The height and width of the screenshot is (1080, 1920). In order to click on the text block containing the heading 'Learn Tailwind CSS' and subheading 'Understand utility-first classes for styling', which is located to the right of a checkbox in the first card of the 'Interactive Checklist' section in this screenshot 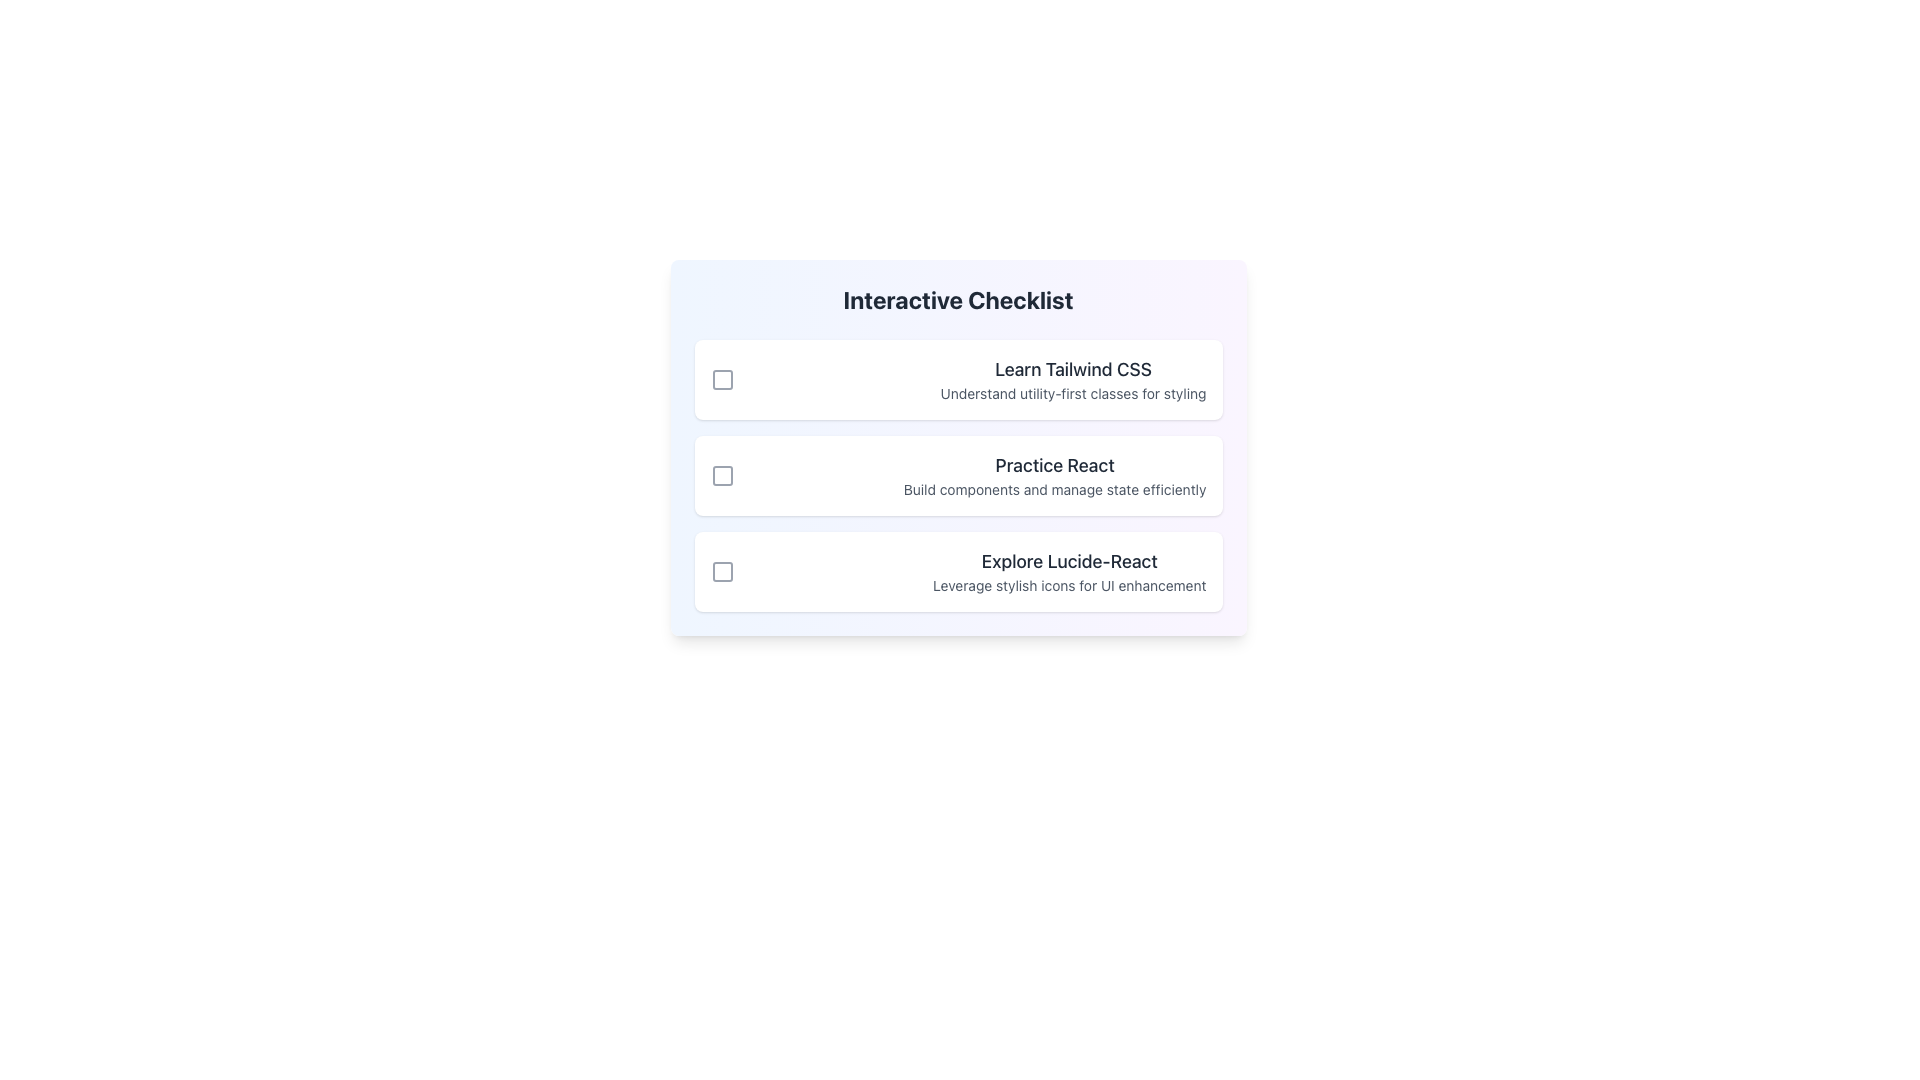, I will do `click(1072, 380)`.